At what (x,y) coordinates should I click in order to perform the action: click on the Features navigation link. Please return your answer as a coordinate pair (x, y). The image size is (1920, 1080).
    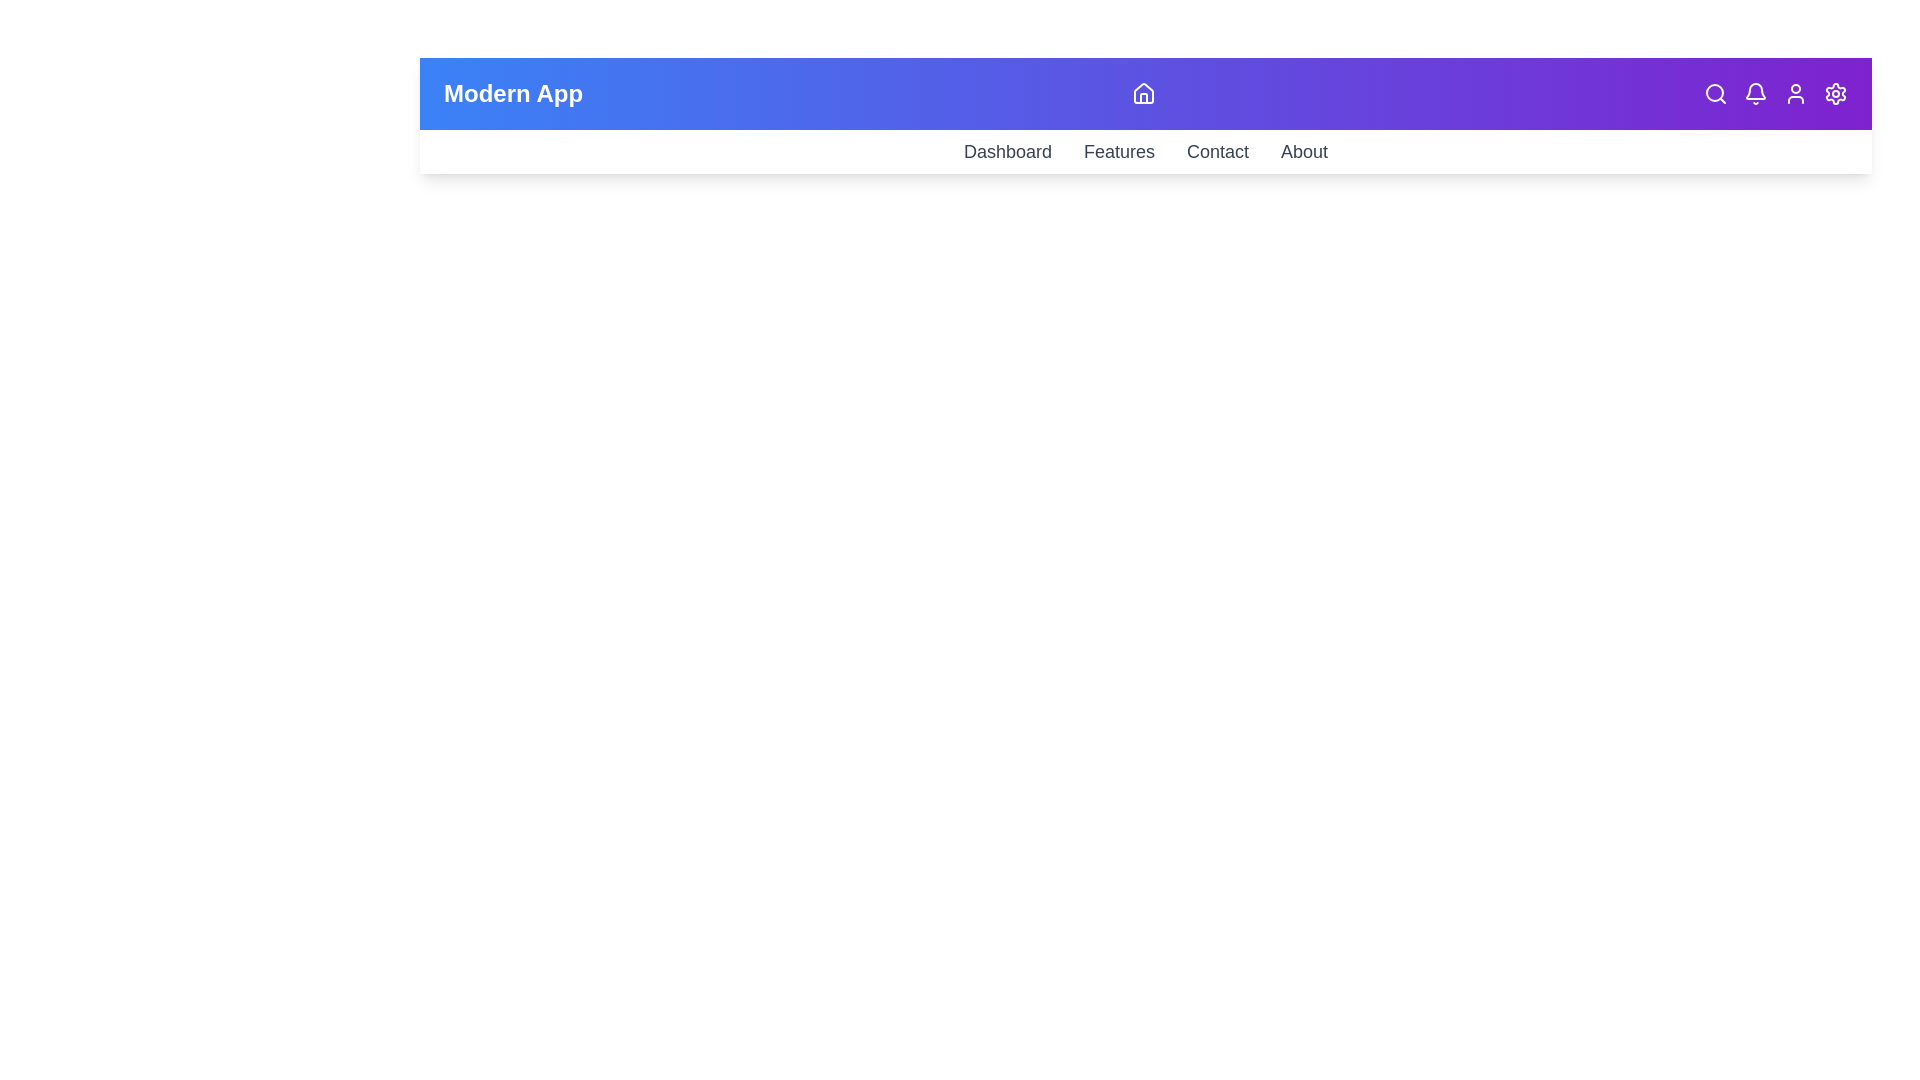
    Looking at the image, I should click on (1118, 150).